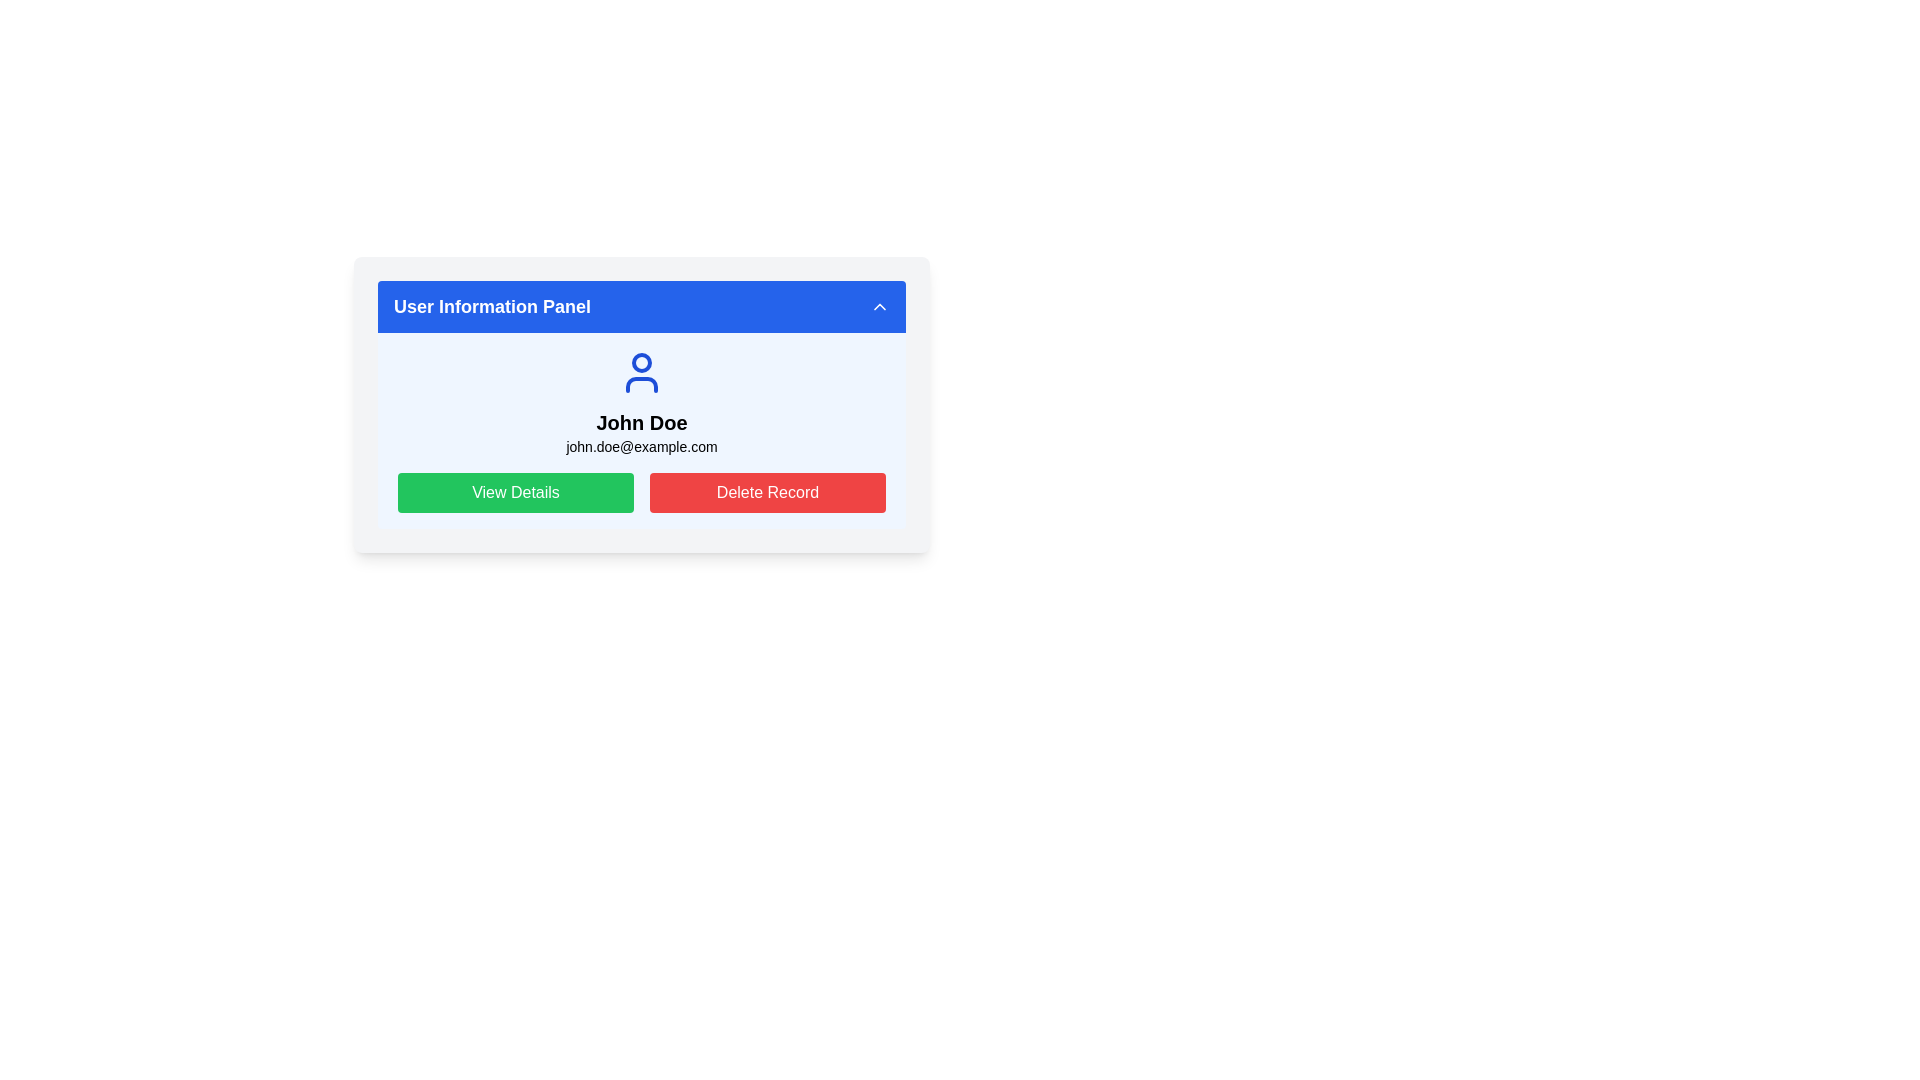 The image size is (1920, 1080). Describe the element at coordinates (642, 373) in the screenshot. I see `the user icon, which is a blue circular head and shoulders line art, located at the top of the user information panel above the text 'John Doe' and 'john.doe@example.com'` at that location.